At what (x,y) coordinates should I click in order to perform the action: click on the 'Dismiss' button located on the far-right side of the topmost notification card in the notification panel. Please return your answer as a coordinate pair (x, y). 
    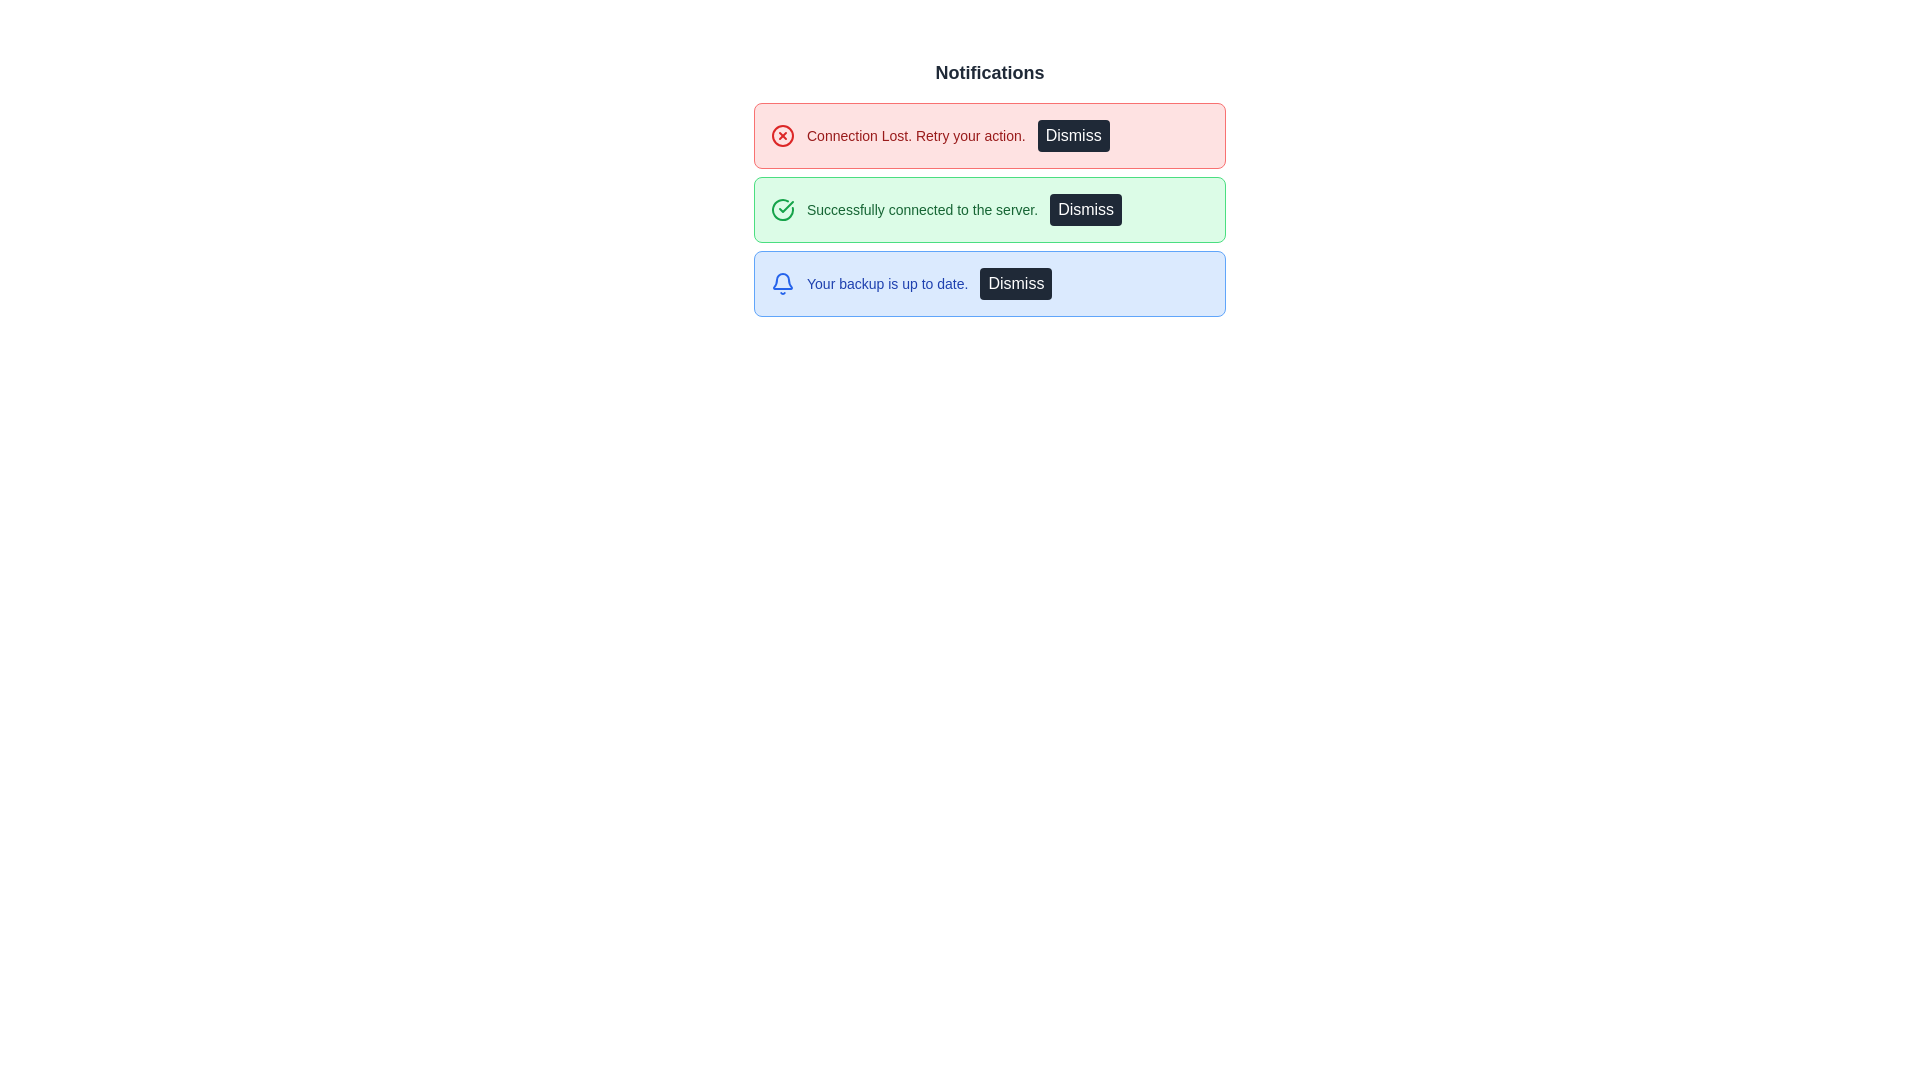
    Looking at the image, I should click on (1072, 135).